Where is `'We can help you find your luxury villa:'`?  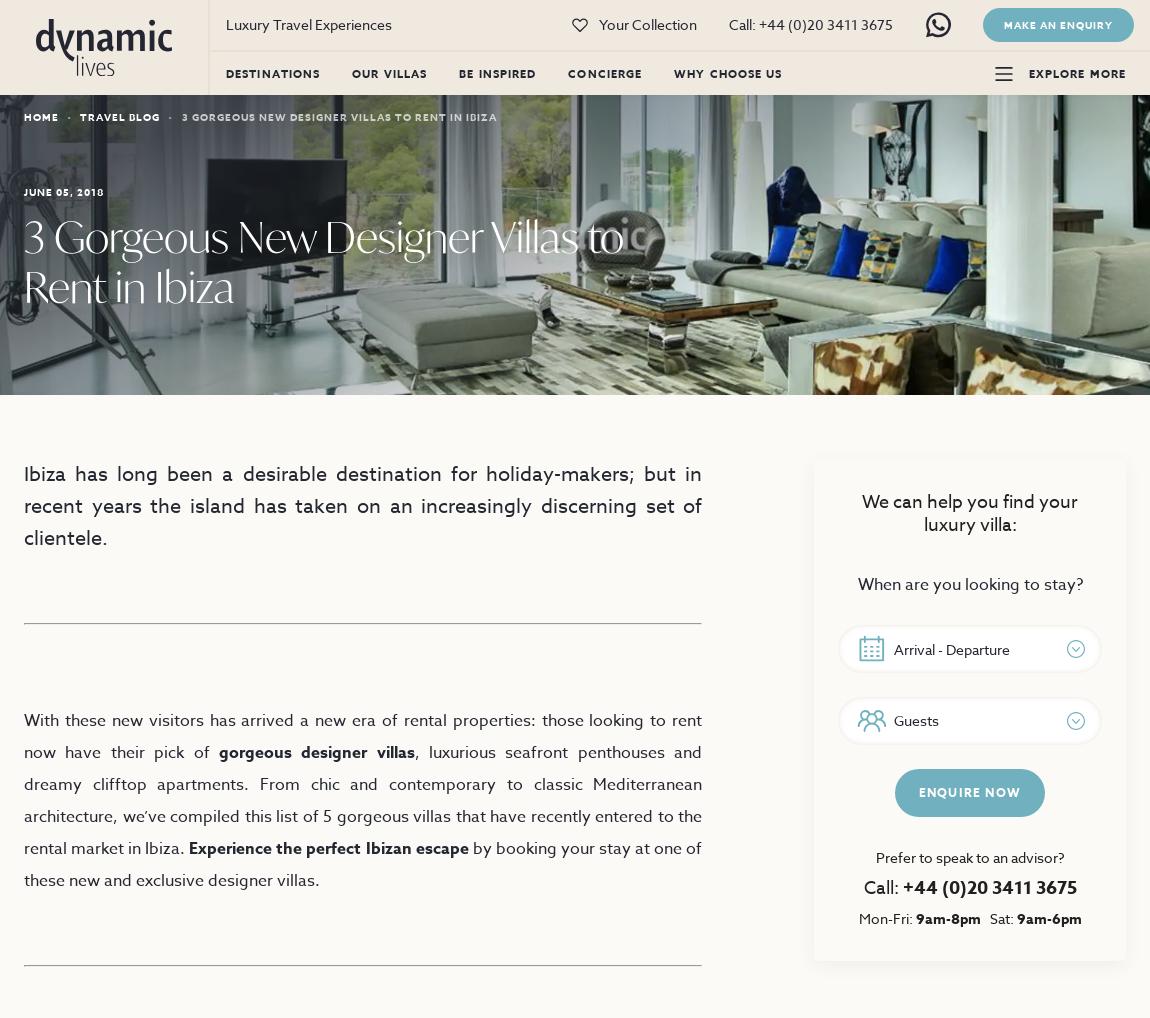
'We can help you find your luxury villa:' is located at coordinates (970, 512).